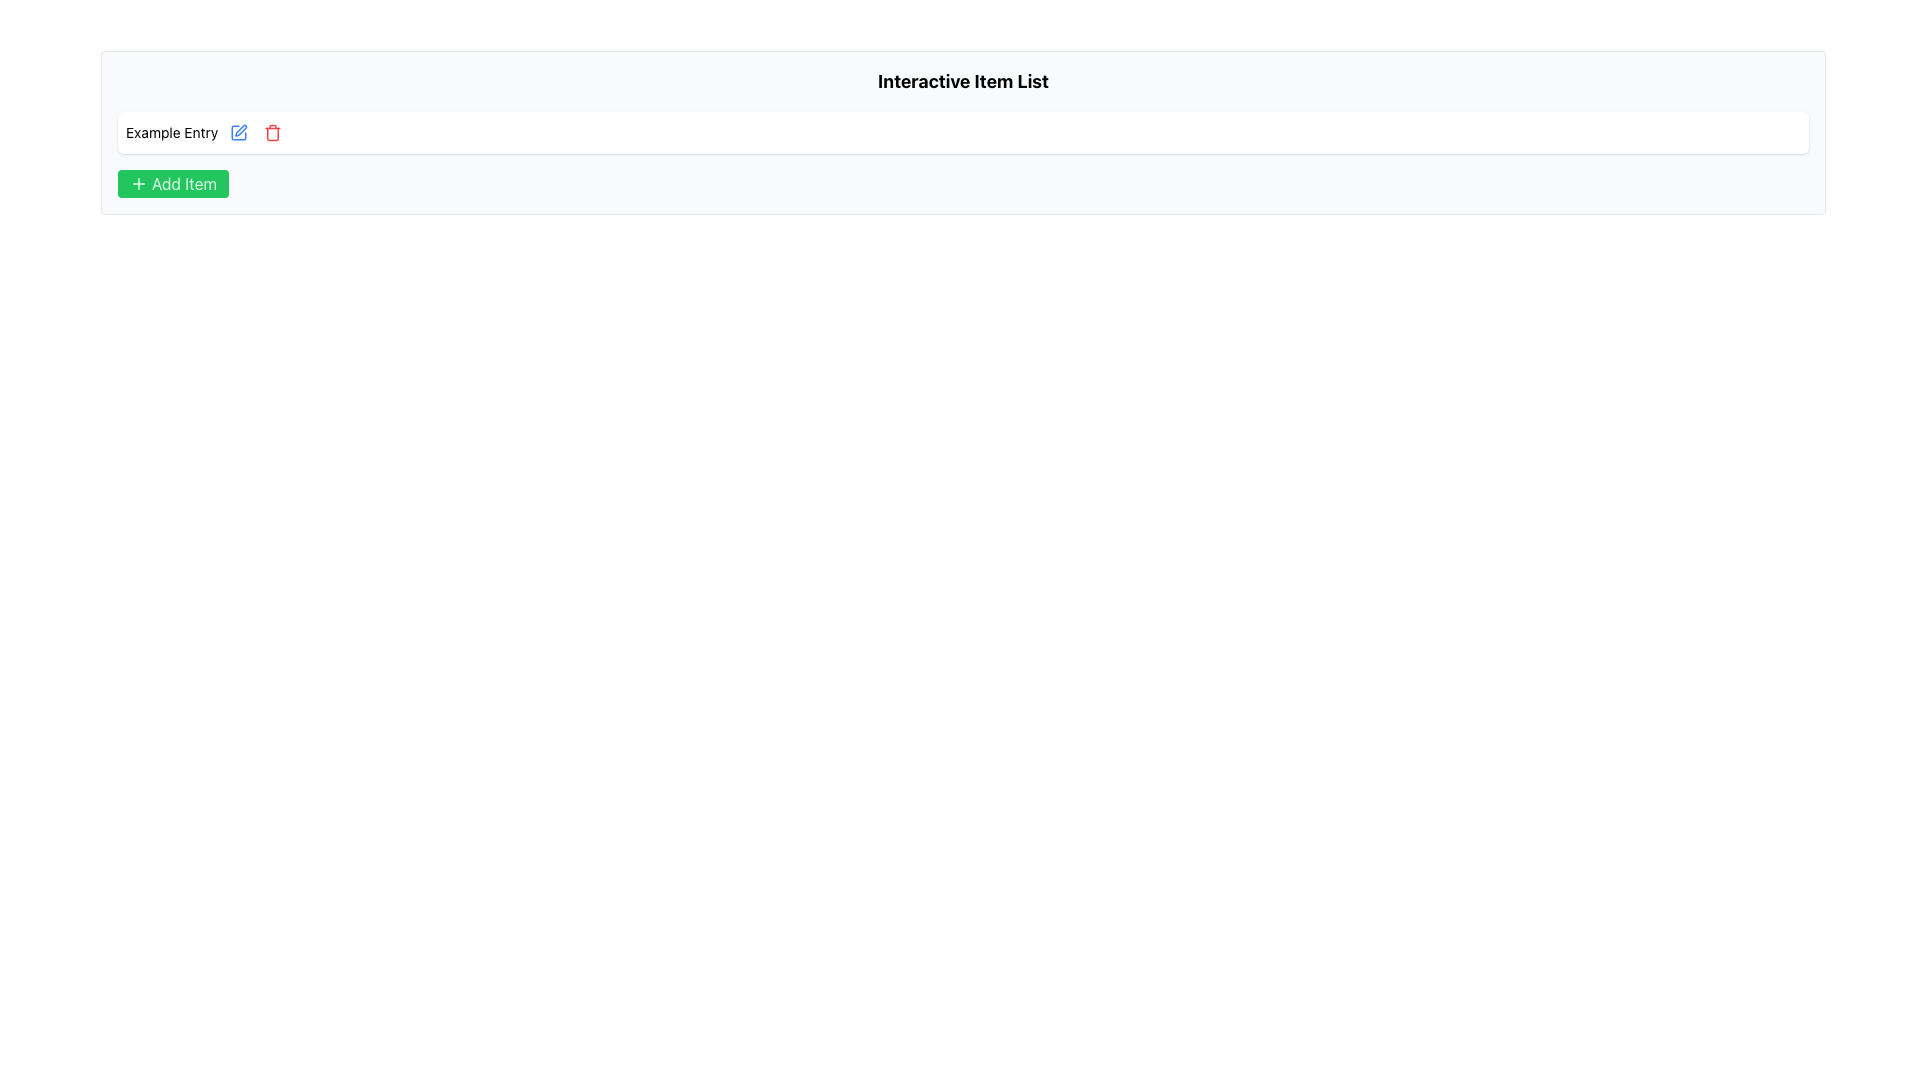 The height and width of the screenshot is (1080, 1920). I want to click on the green 'Add Item' button with a white plus icon located below the 'Example Entry' item in the 'Interactive Item List' panel, so click(173, 184).